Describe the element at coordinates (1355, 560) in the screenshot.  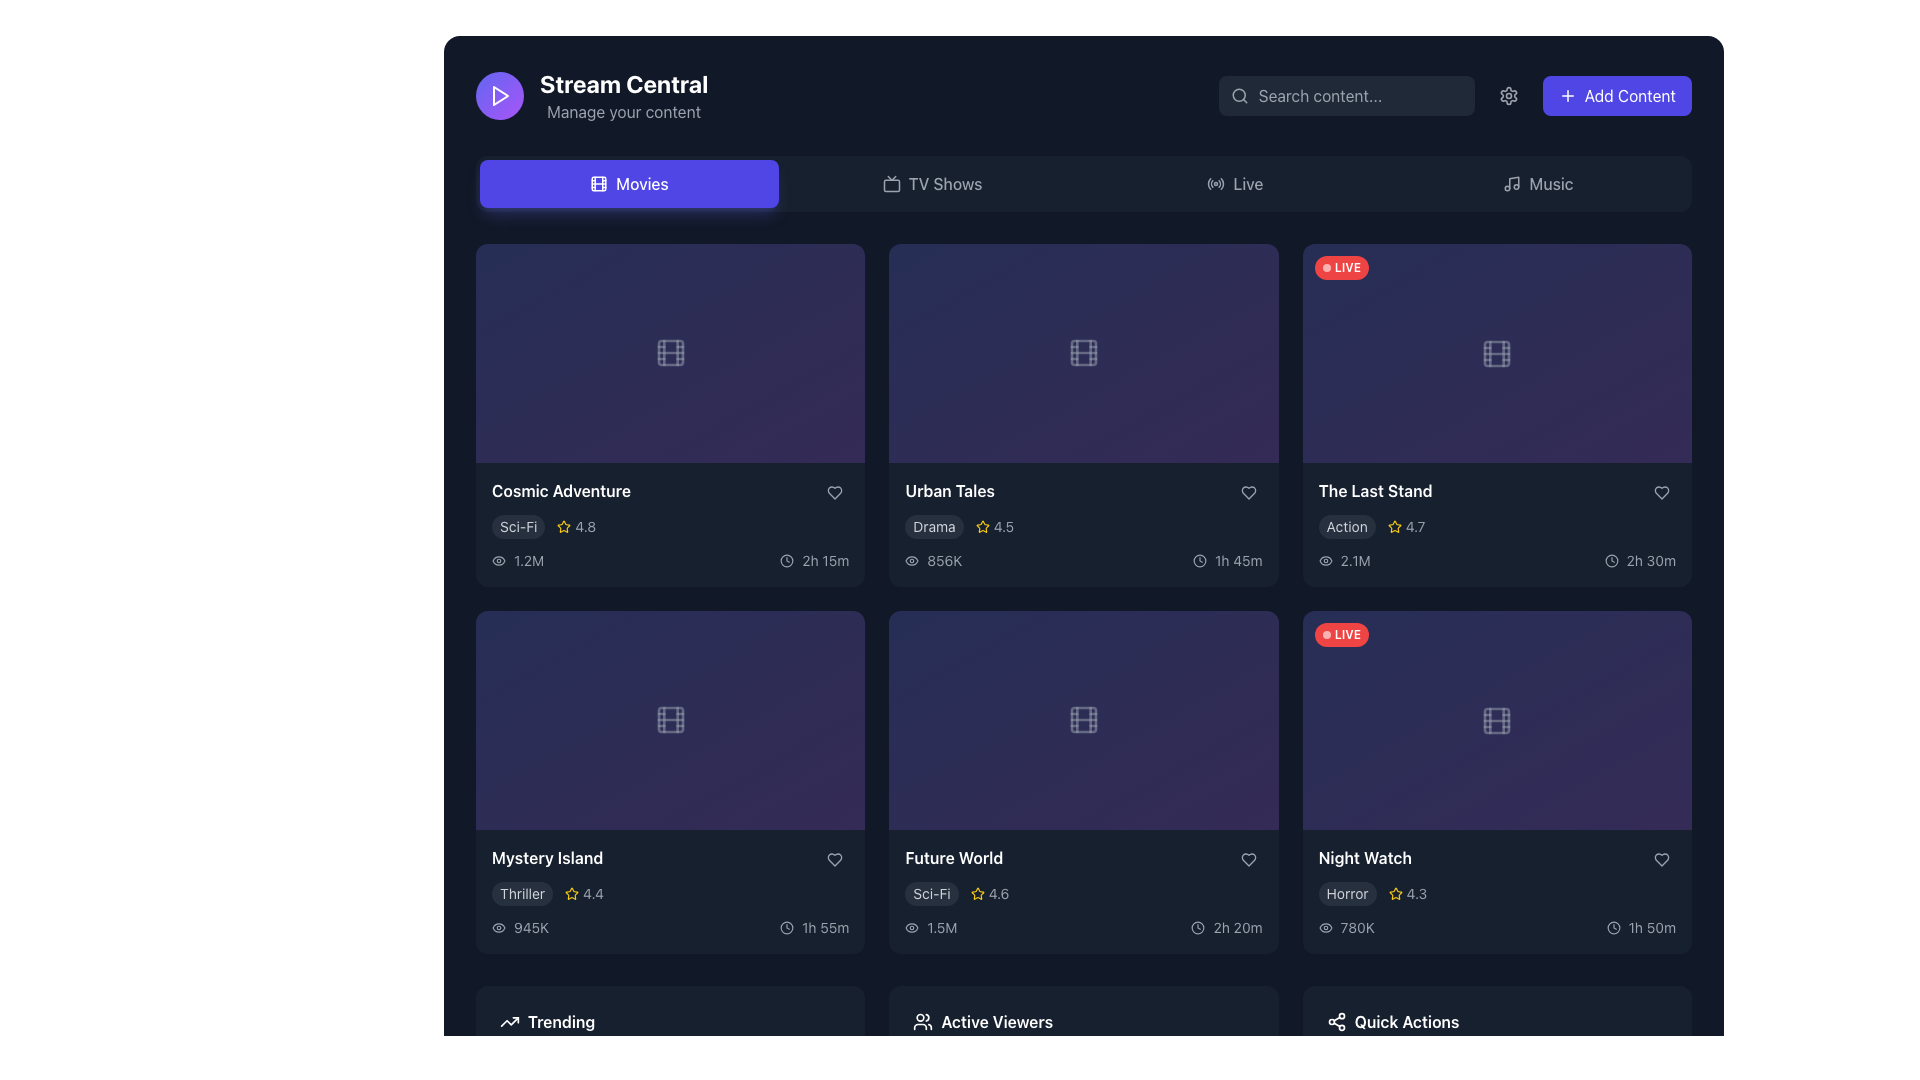
I see `the text label displaying the view count for 'The Last Stand', located at the bottom-left section of the card, immediately to the right of the eye-shaped icon` at that location.